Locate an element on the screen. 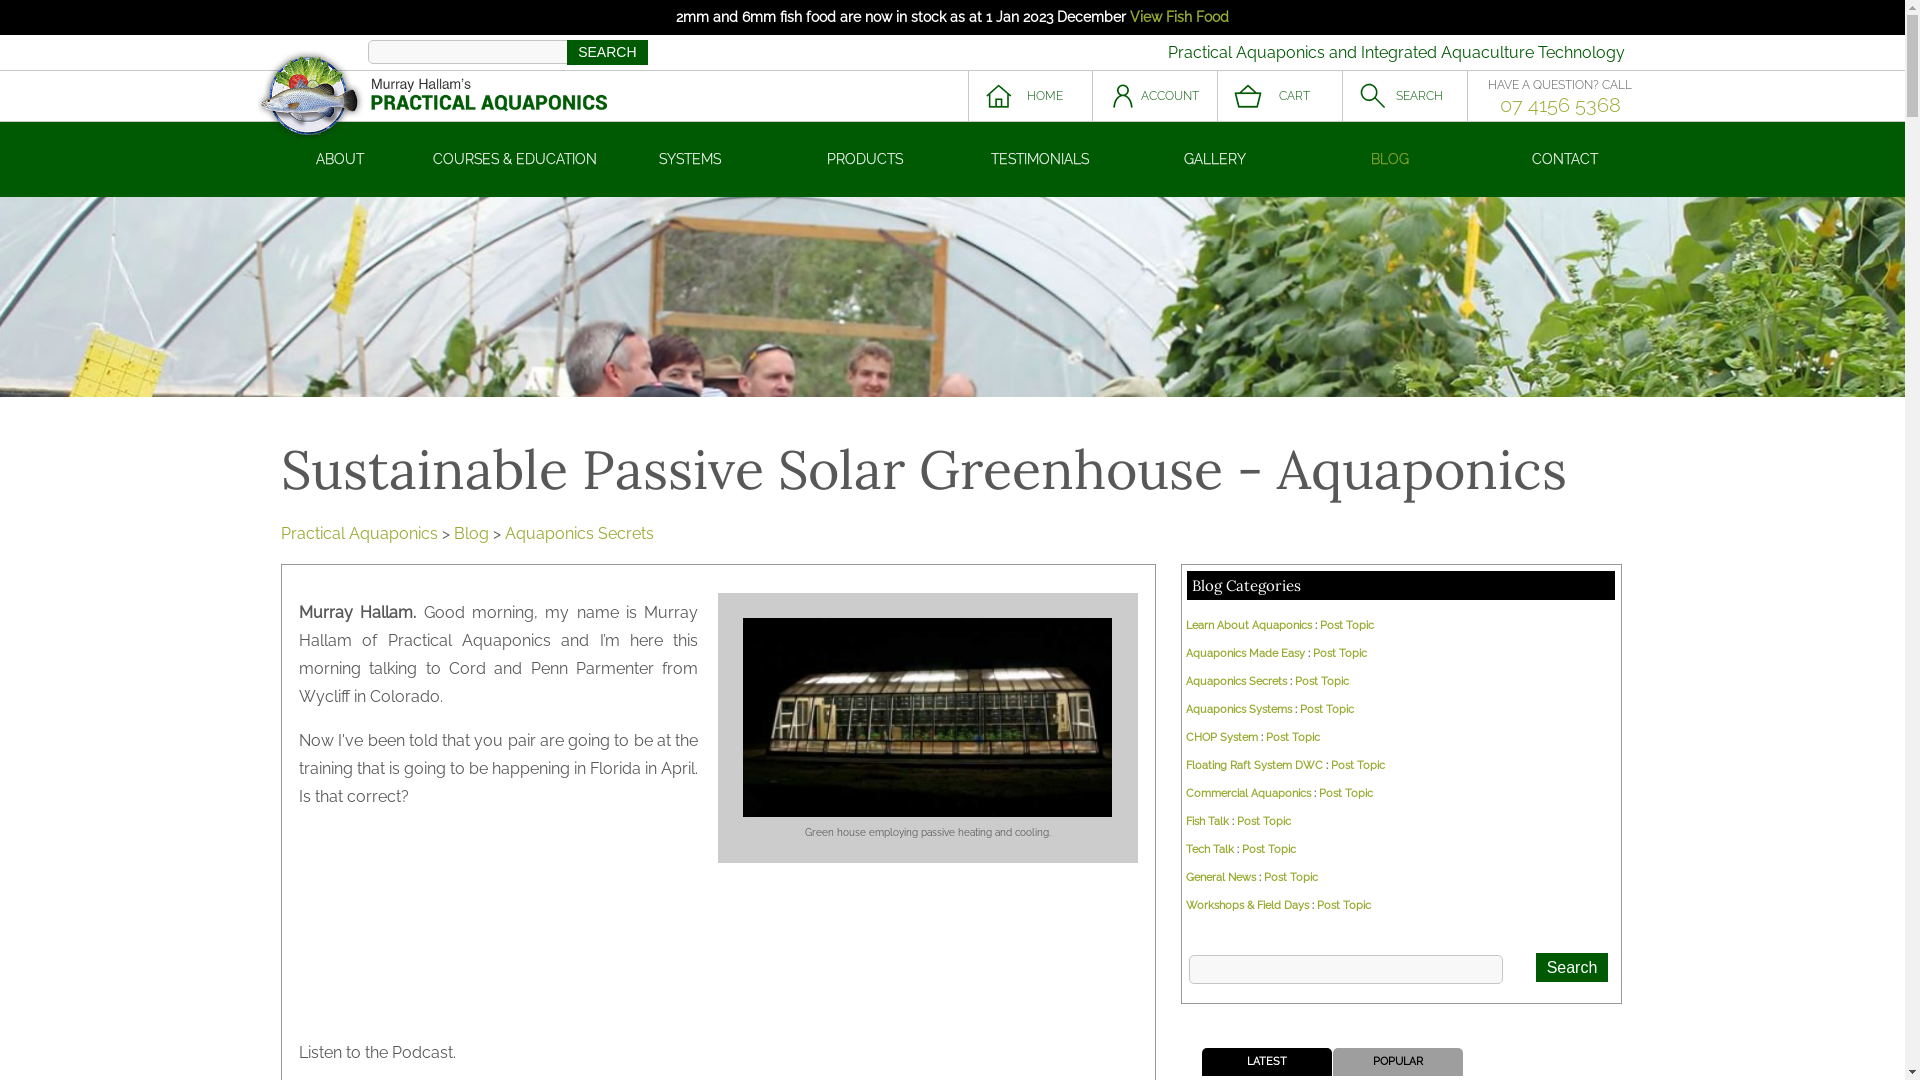 This screenshot has height=1080, width=1920. 'GALLERY' is located at coordinates (1214, 158).